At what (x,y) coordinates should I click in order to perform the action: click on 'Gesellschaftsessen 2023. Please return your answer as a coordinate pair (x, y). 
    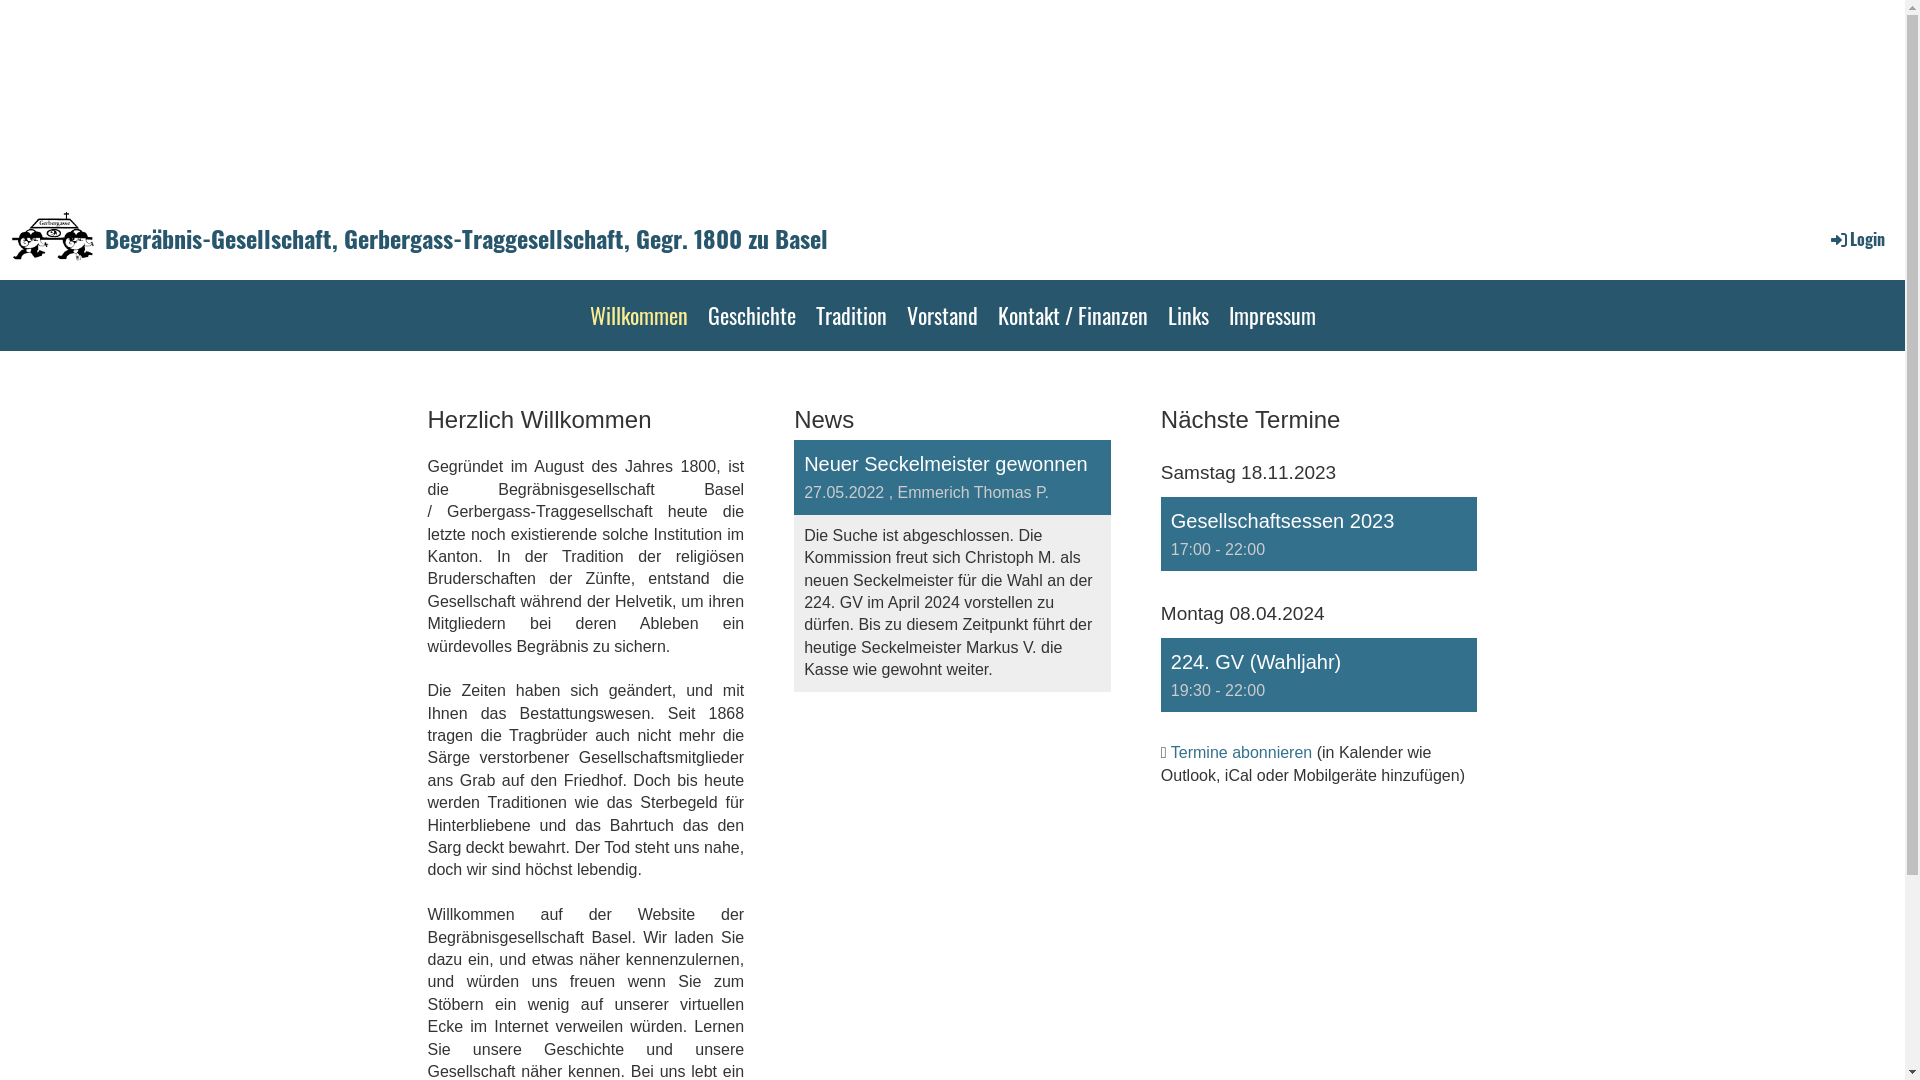
    Looking at the image, I should click on (1319, 532).